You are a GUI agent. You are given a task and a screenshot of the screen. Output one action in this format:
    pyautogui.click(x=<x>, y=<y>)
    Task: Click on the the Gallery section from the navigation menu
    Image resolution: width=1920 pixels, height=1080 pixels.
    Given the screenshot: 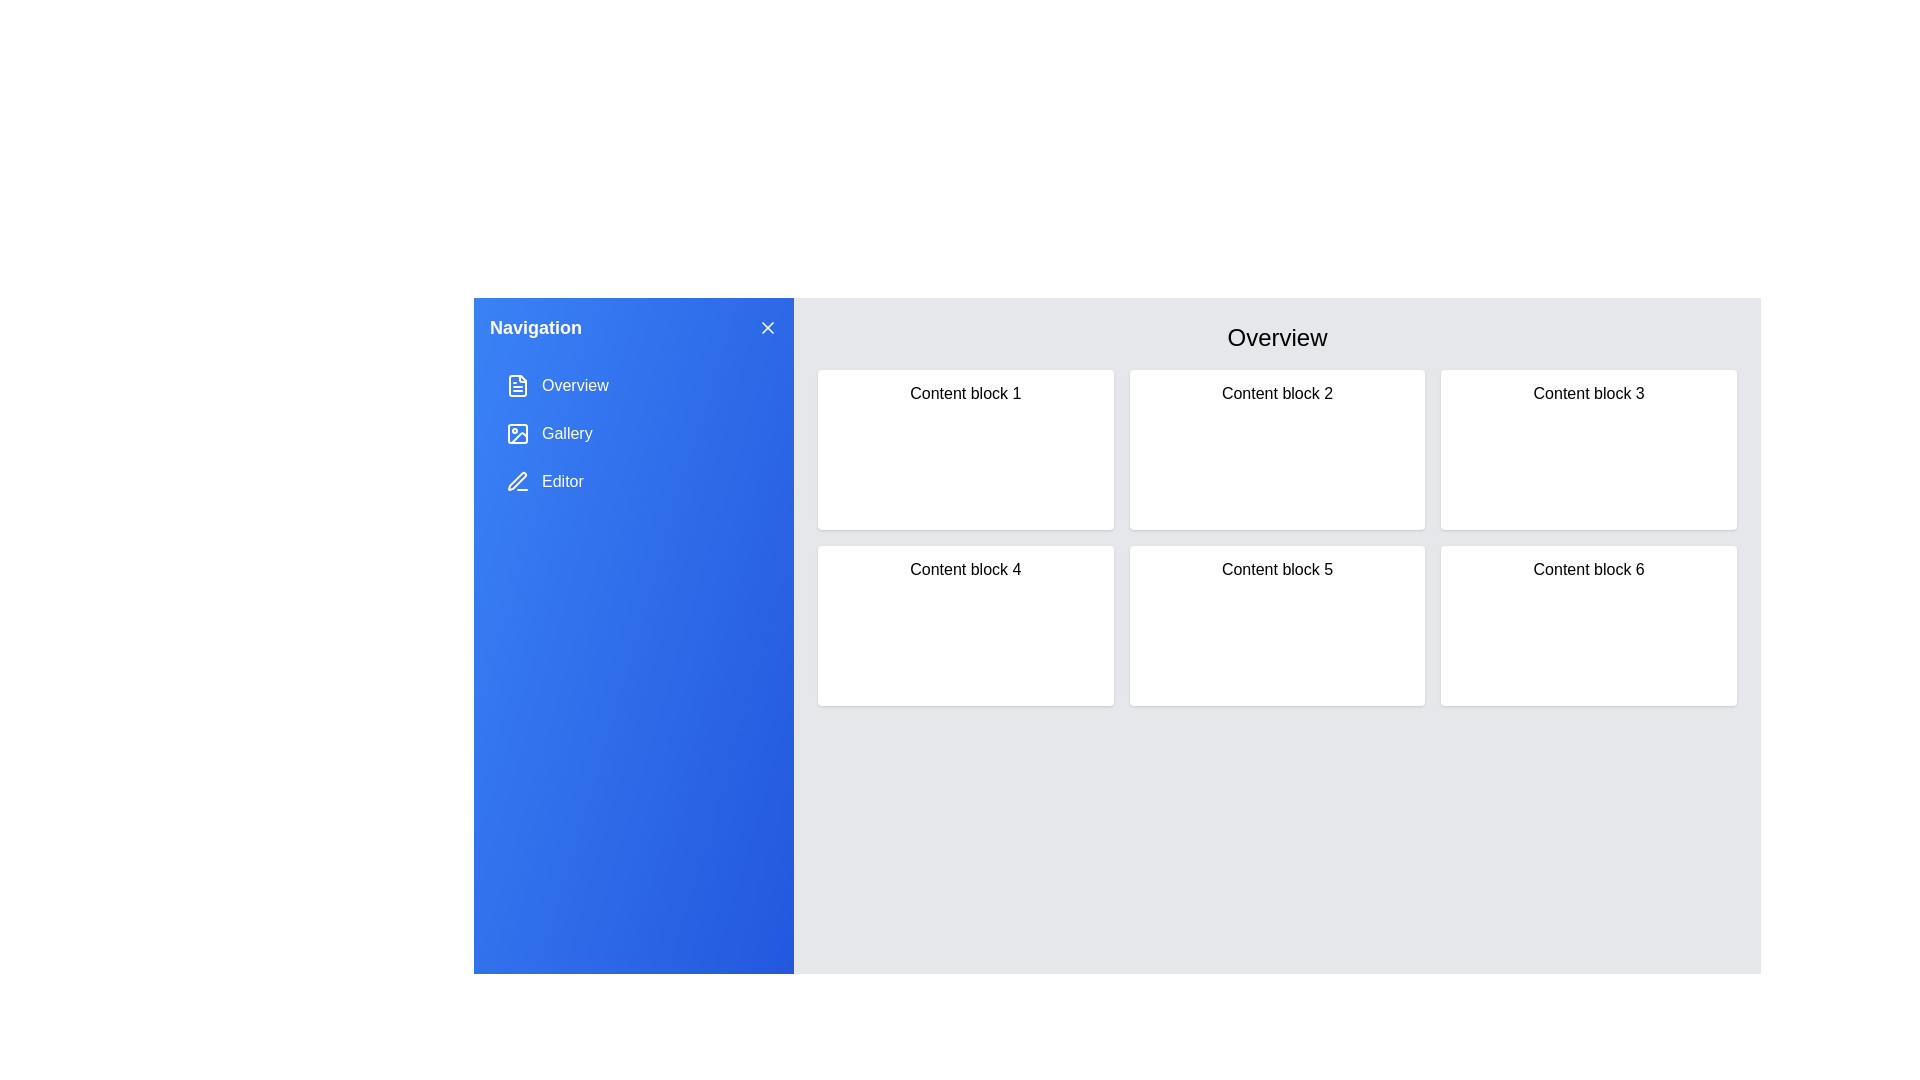 What is the action you would take?
    pyautogui.click(x=632, y=433)
    